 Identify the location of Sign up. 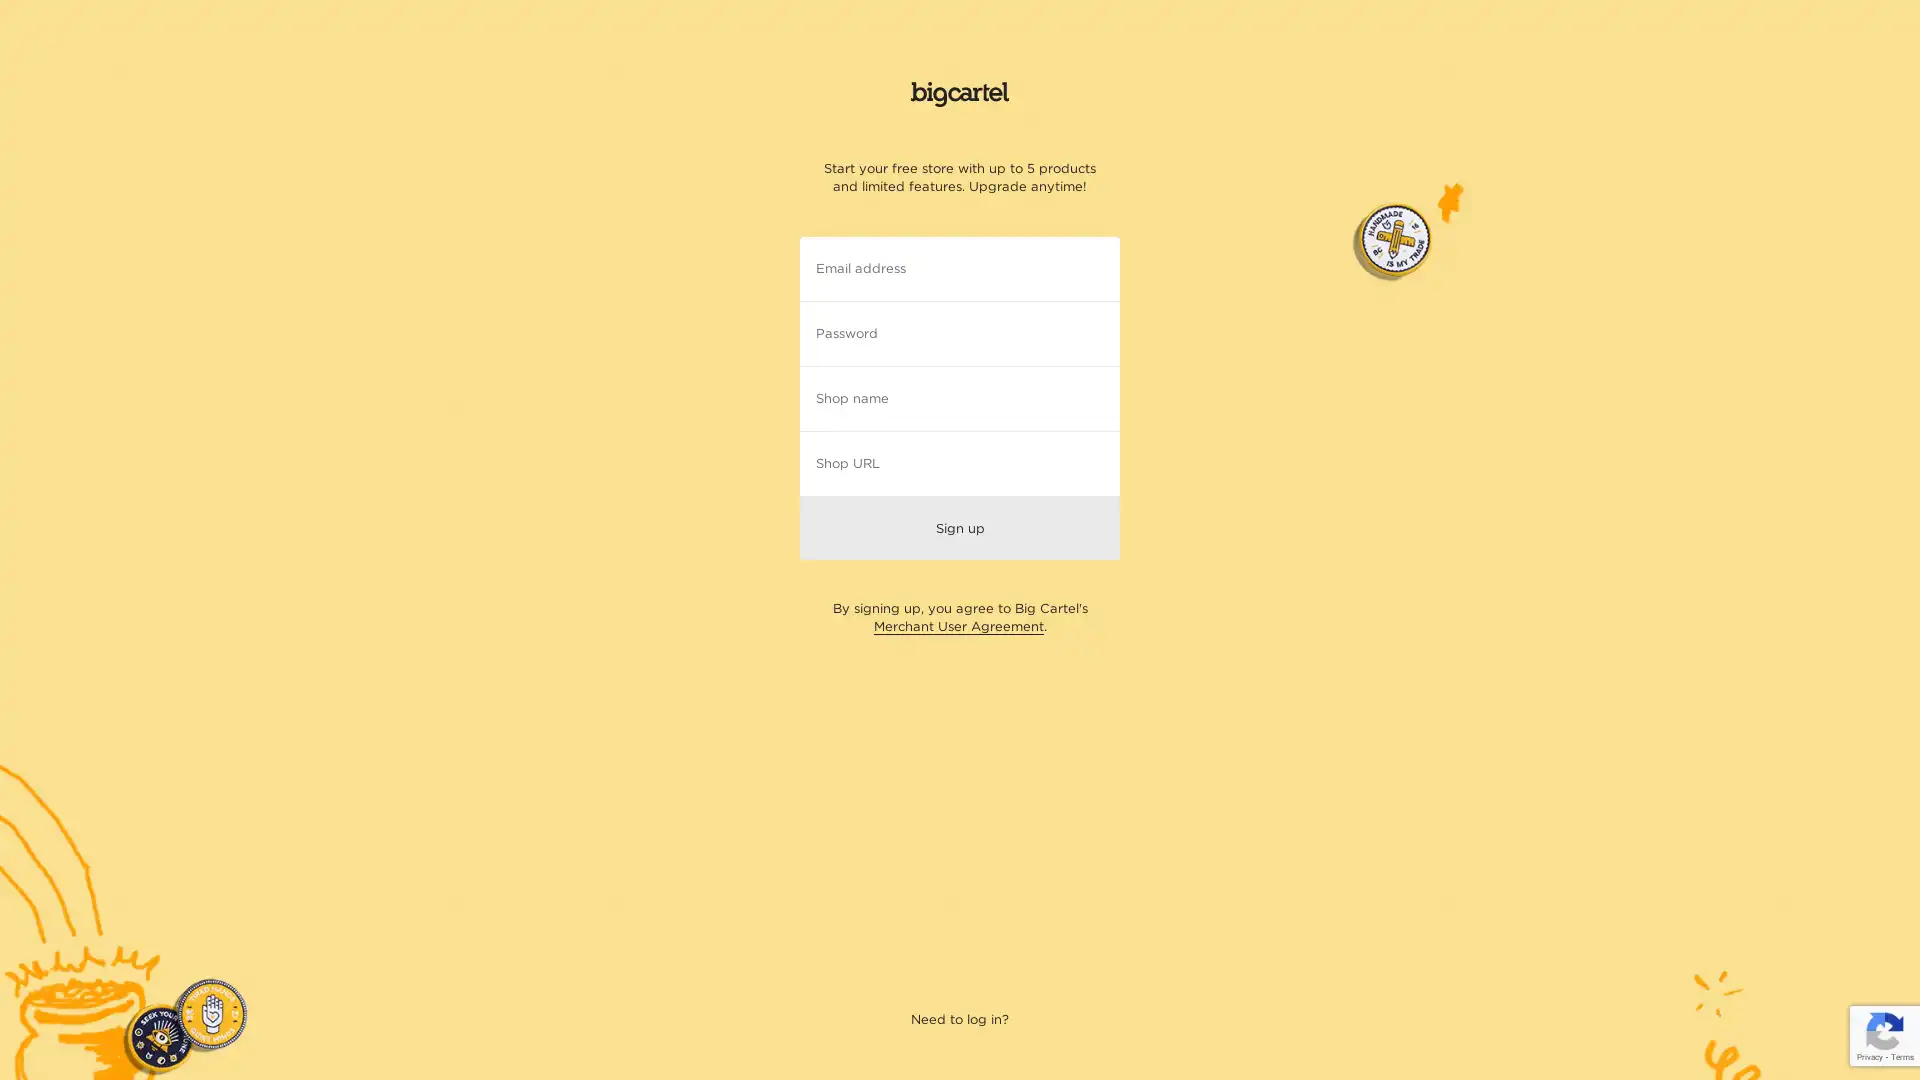
(960, 526).